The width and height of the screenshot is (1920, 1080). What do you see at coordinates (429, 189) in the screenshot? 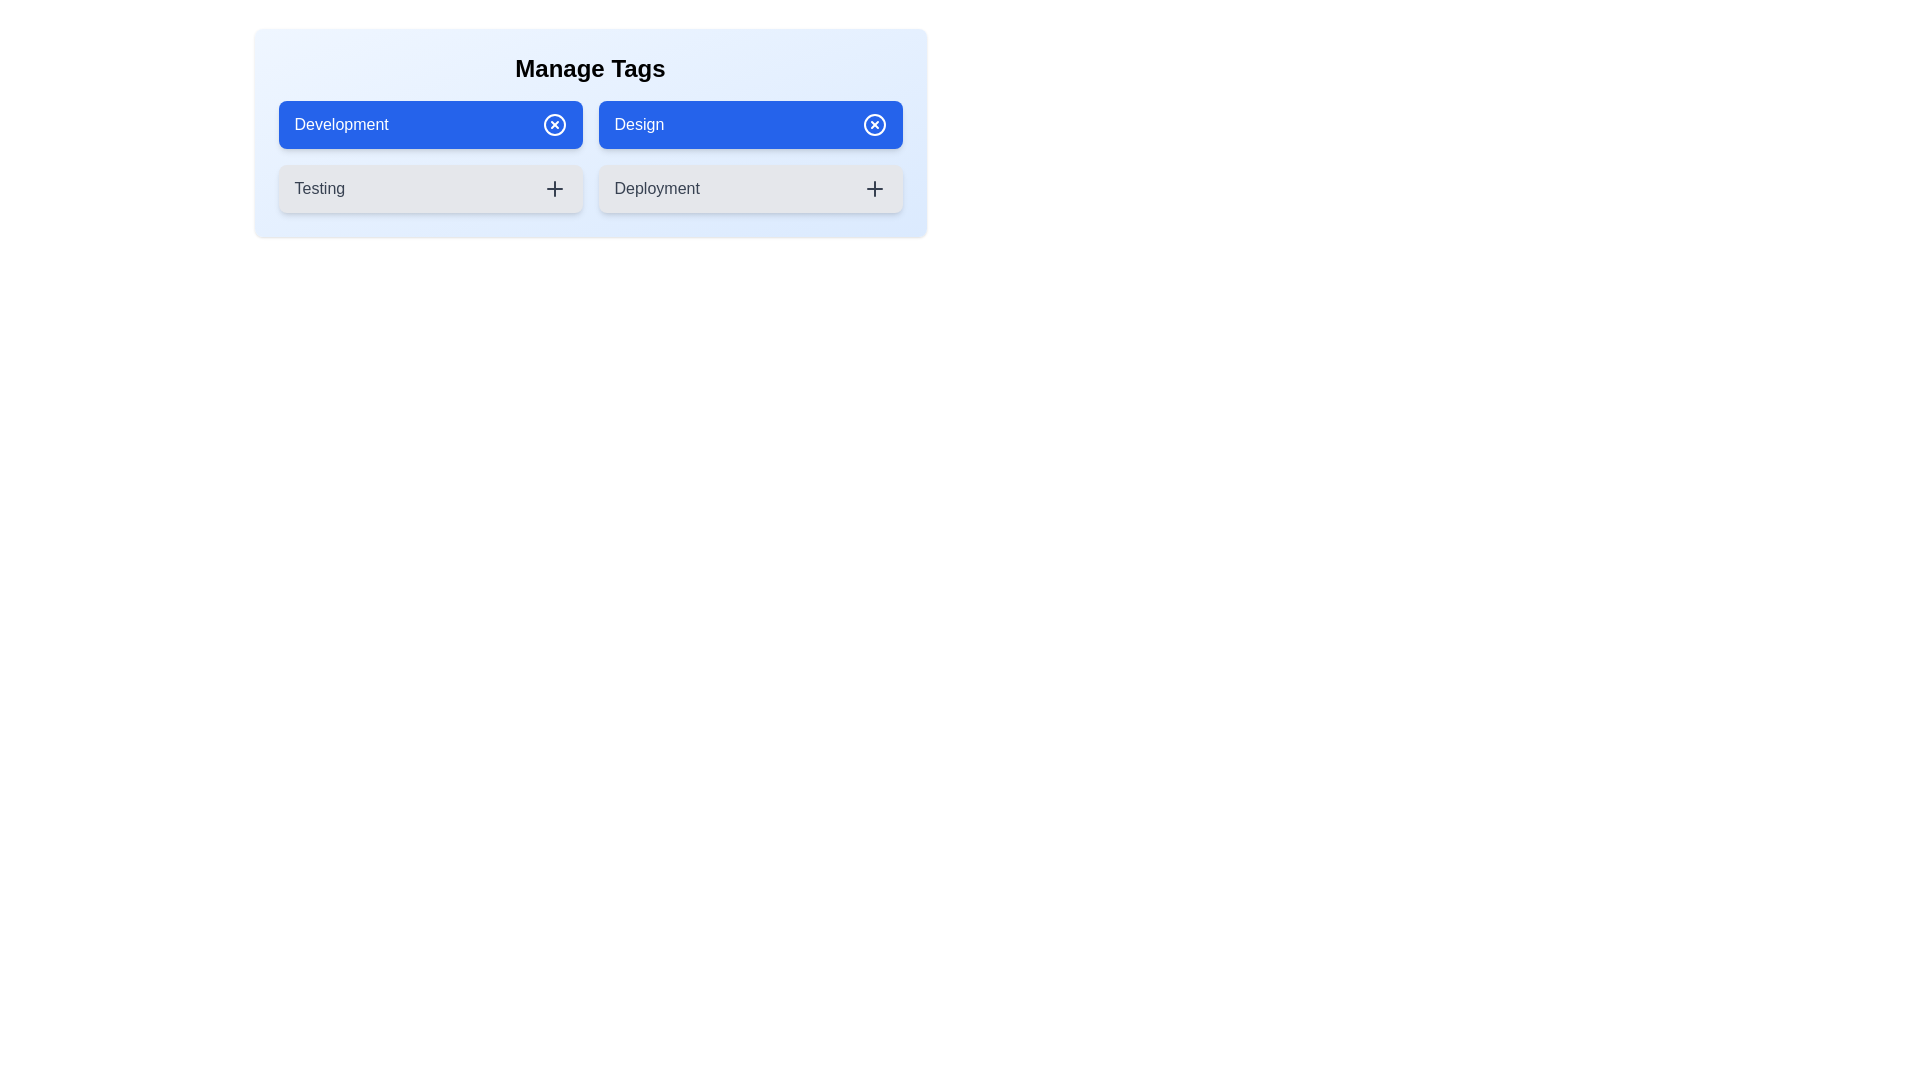
I see `the tag labeled Testing to toggle its state` at bounding box center [429, 189].